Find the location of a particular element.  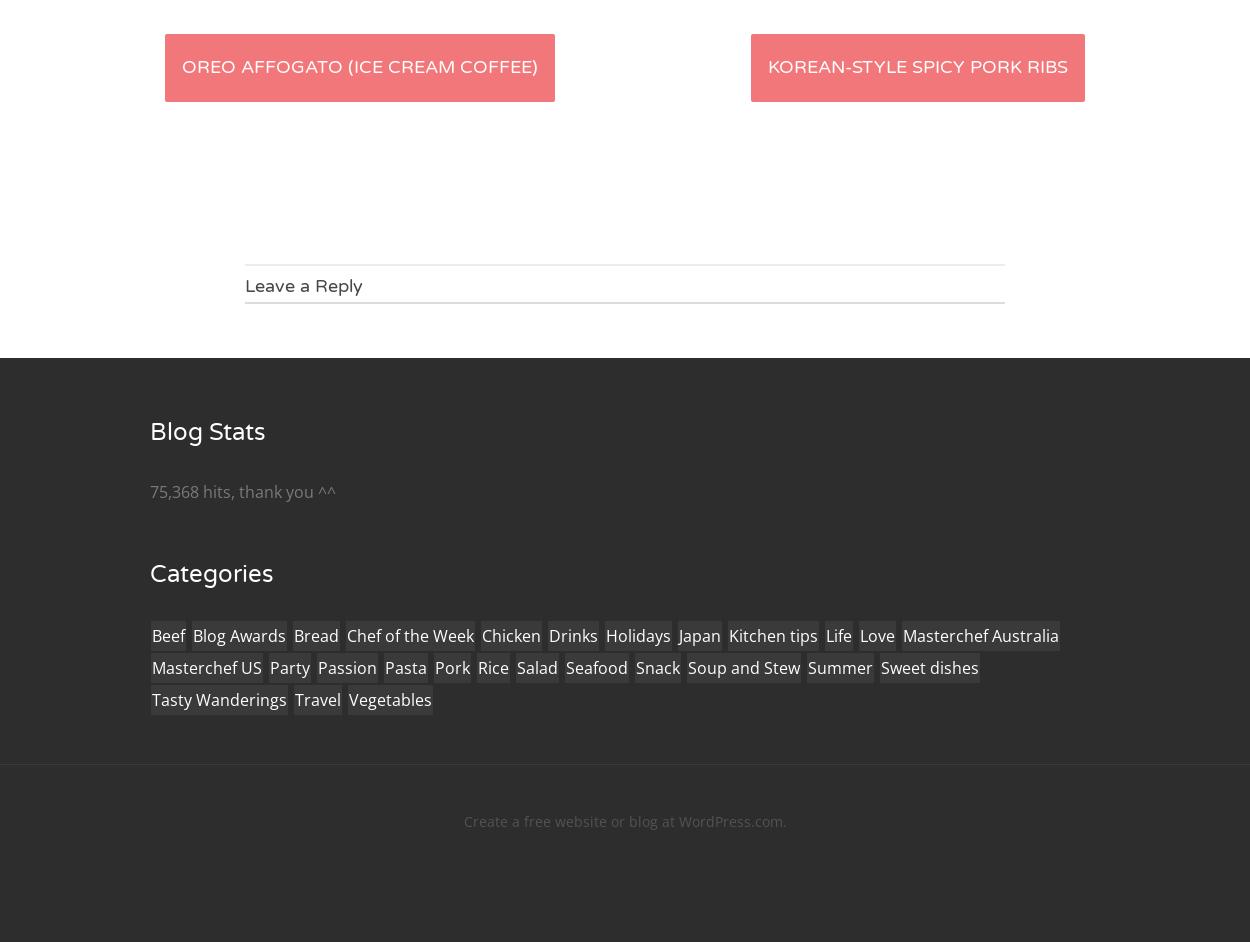

'Pork' is located at coordinates (451, 667).